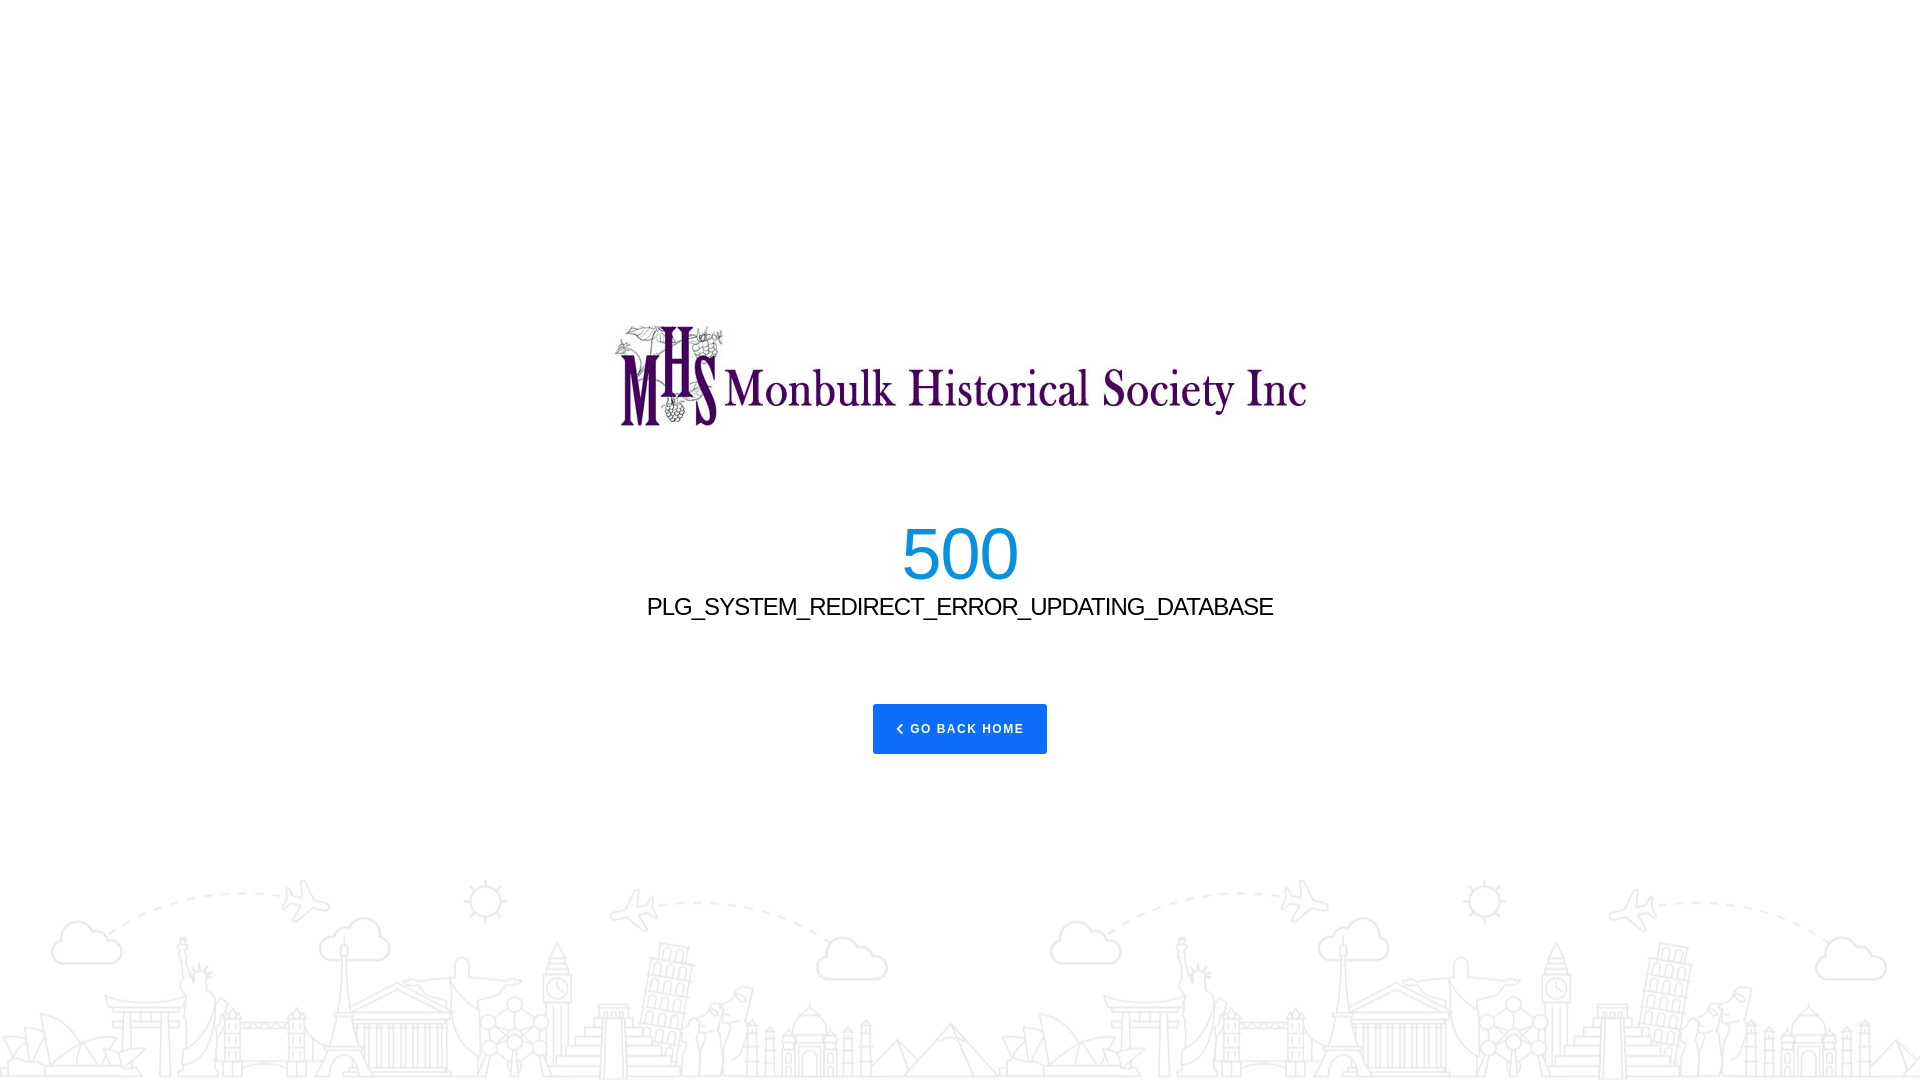 This screenshot has width=1920, height=1080. I want to click on 'GO BACK HOME', so click(873, 729).